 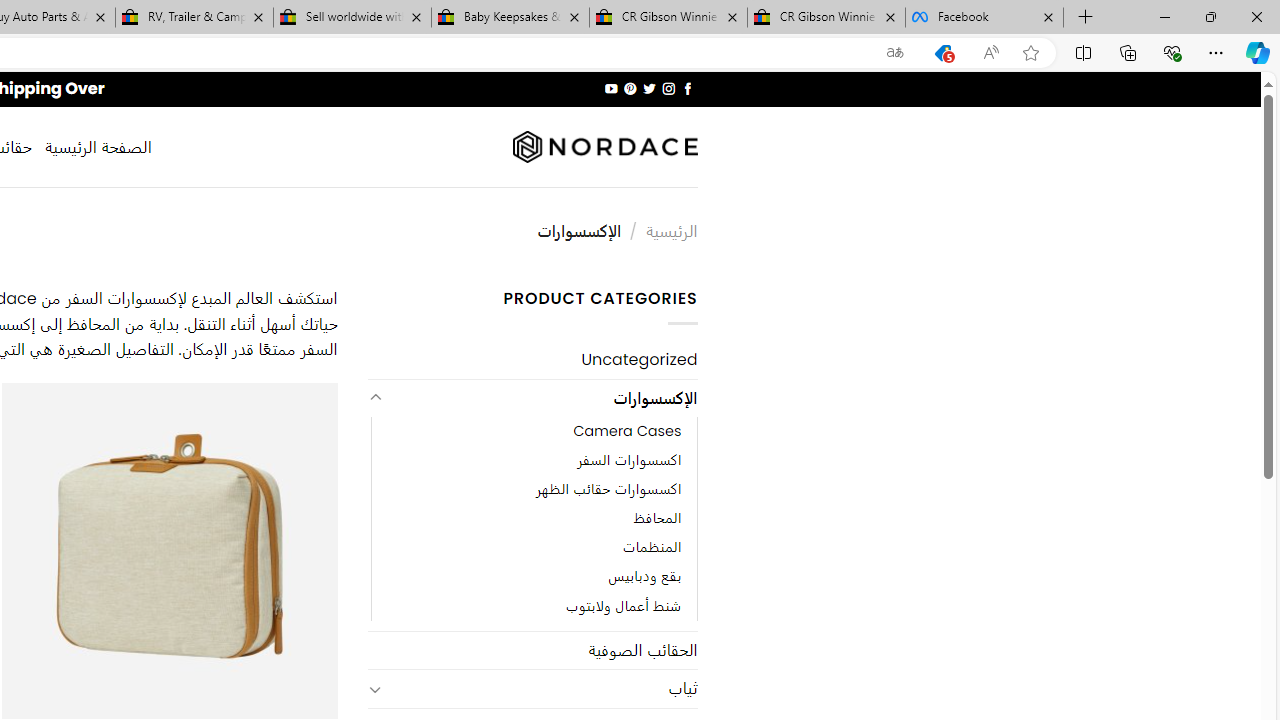 What do you see at coordinates (532, 360) in the screenshot?
I see `'Uncategorized'` at bounding box center [532, 360].